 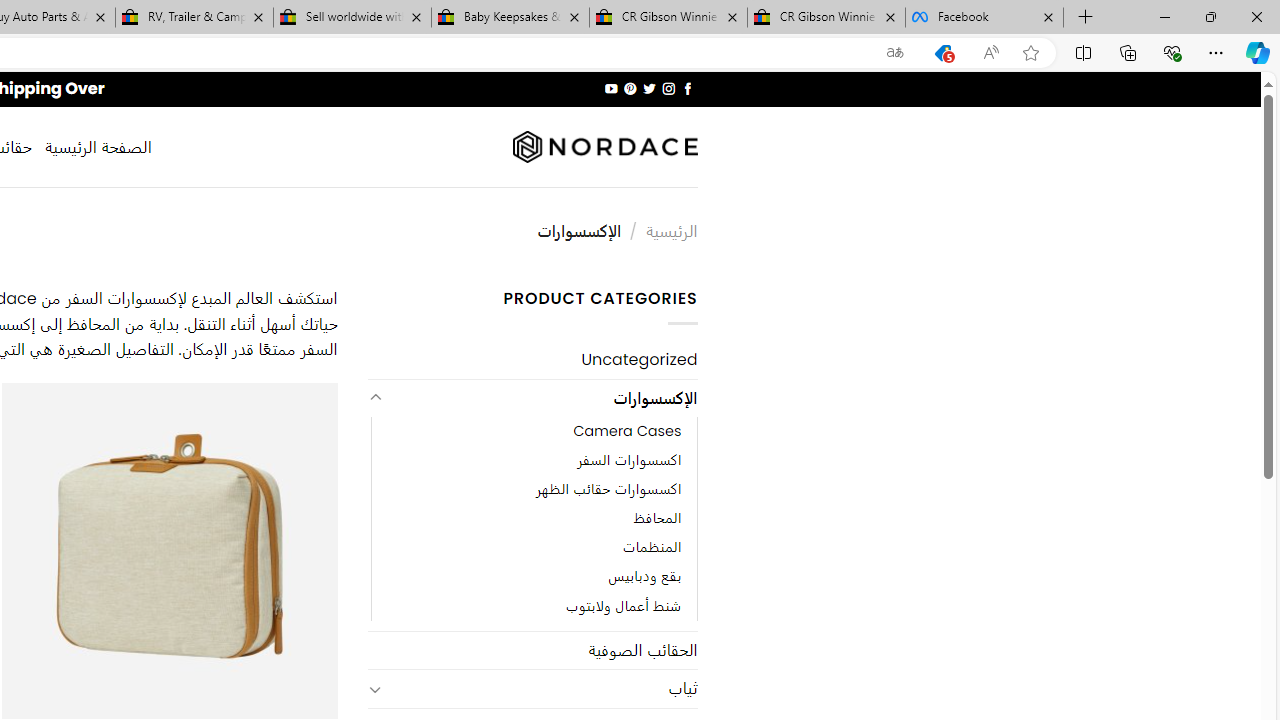 What do you see at coordinates (532, 360) in the screenshot?
I see `'Uncategorized'` at bounding box center [532, 360].